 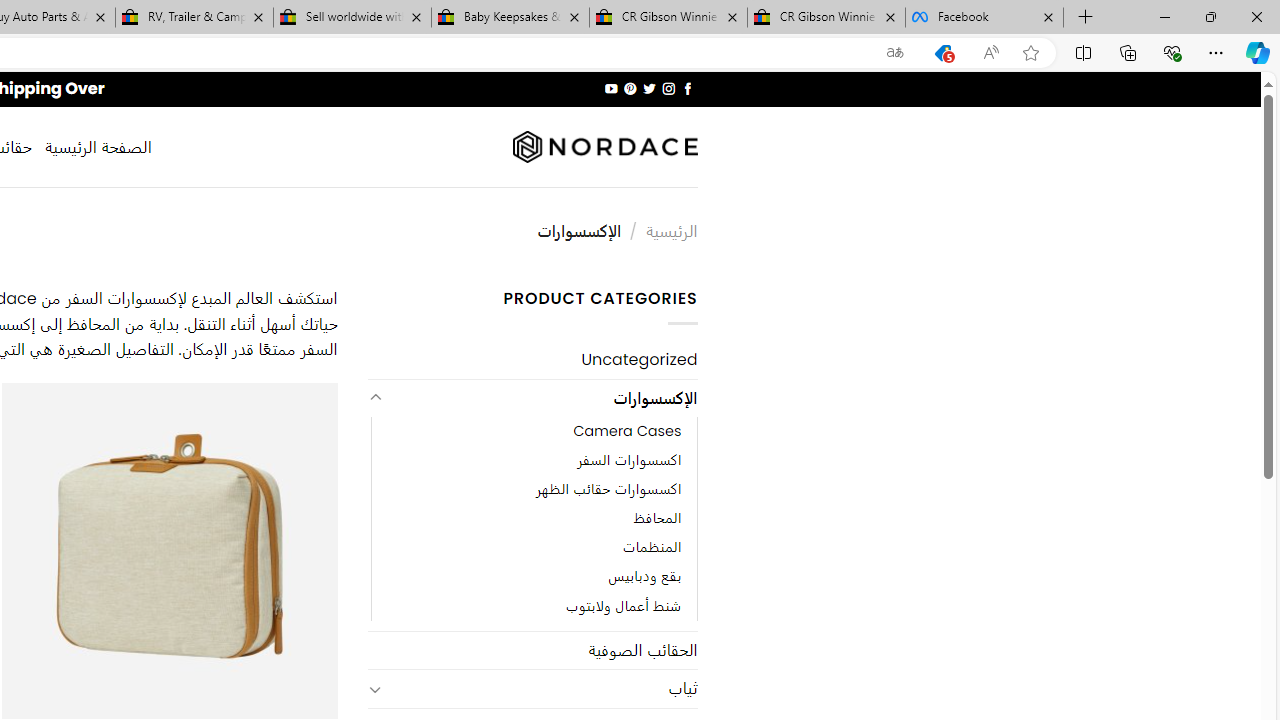 What do you see at coordinates (532, 360) in the screenshot?
I see `'Uncategorized'` at bounding box center [532, 360].